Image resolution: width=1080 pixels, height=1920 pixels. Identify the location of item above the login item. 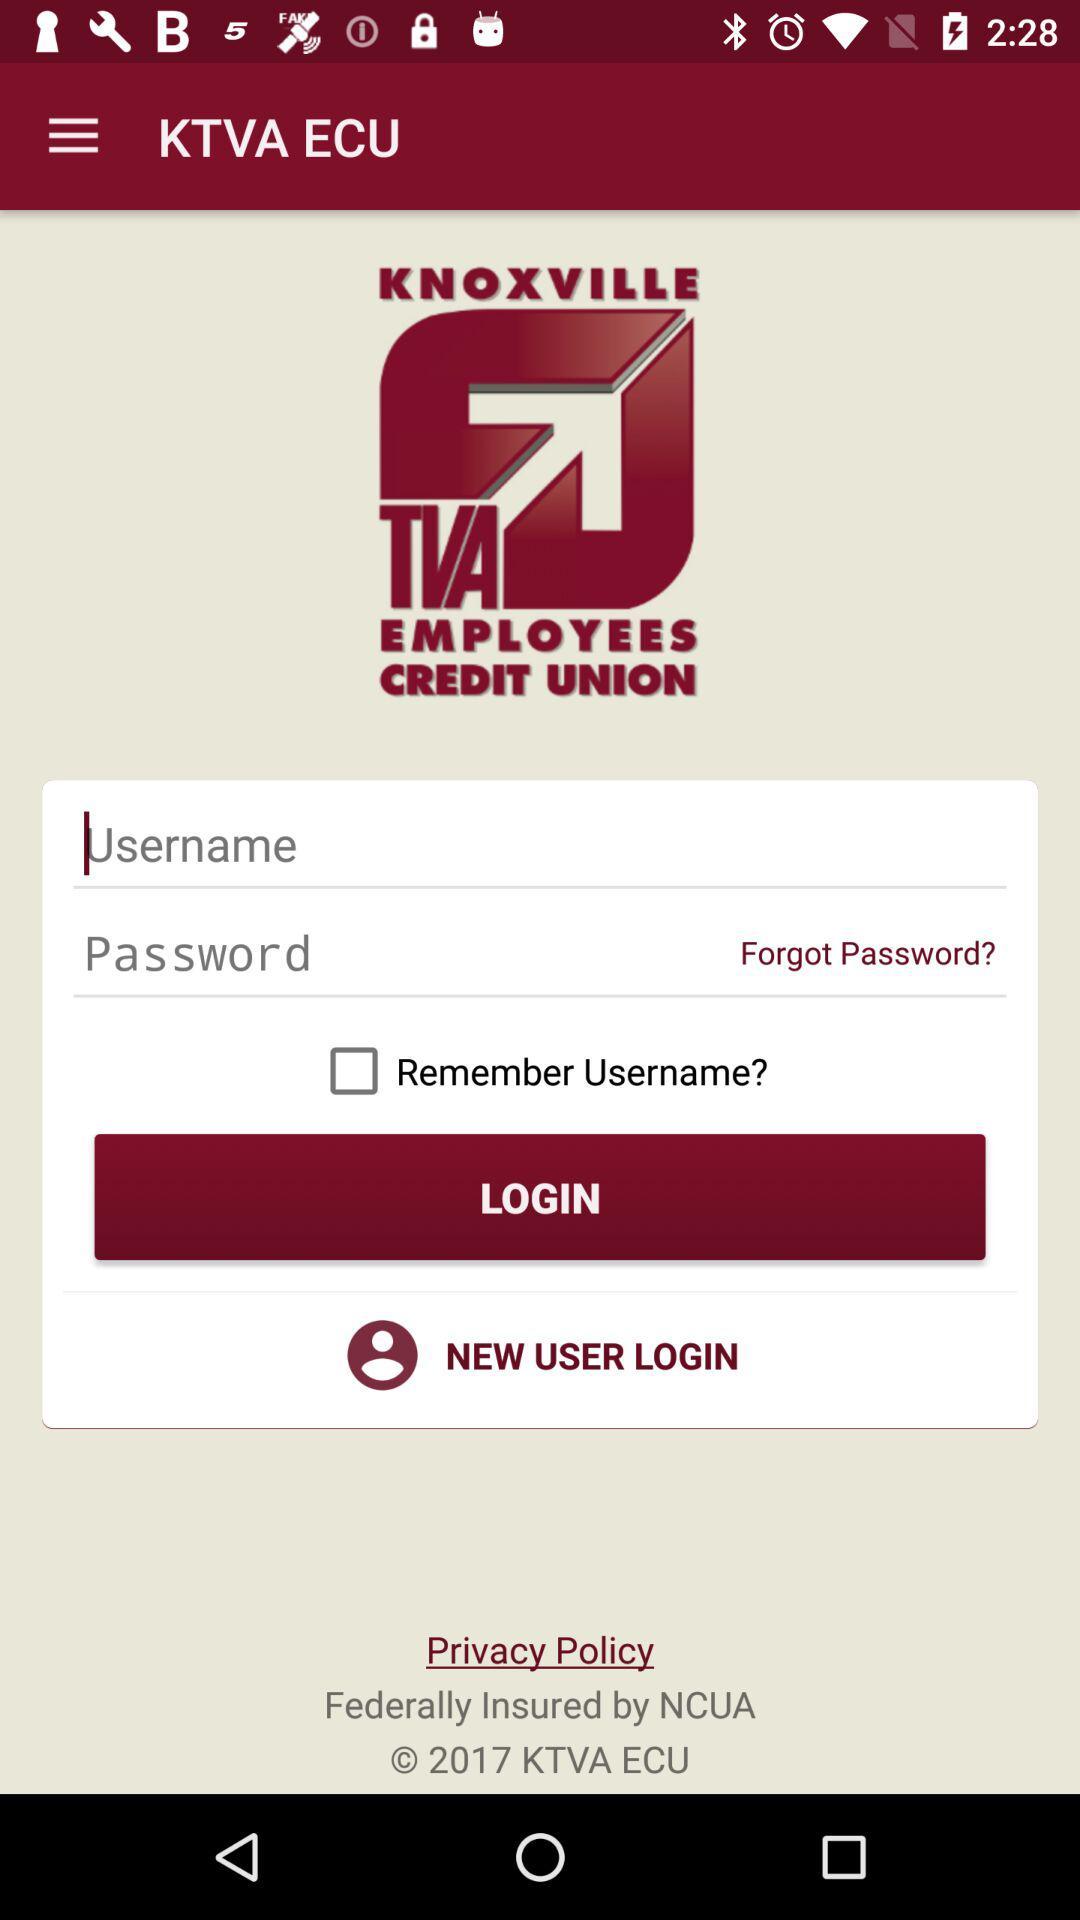
(540, 1069).